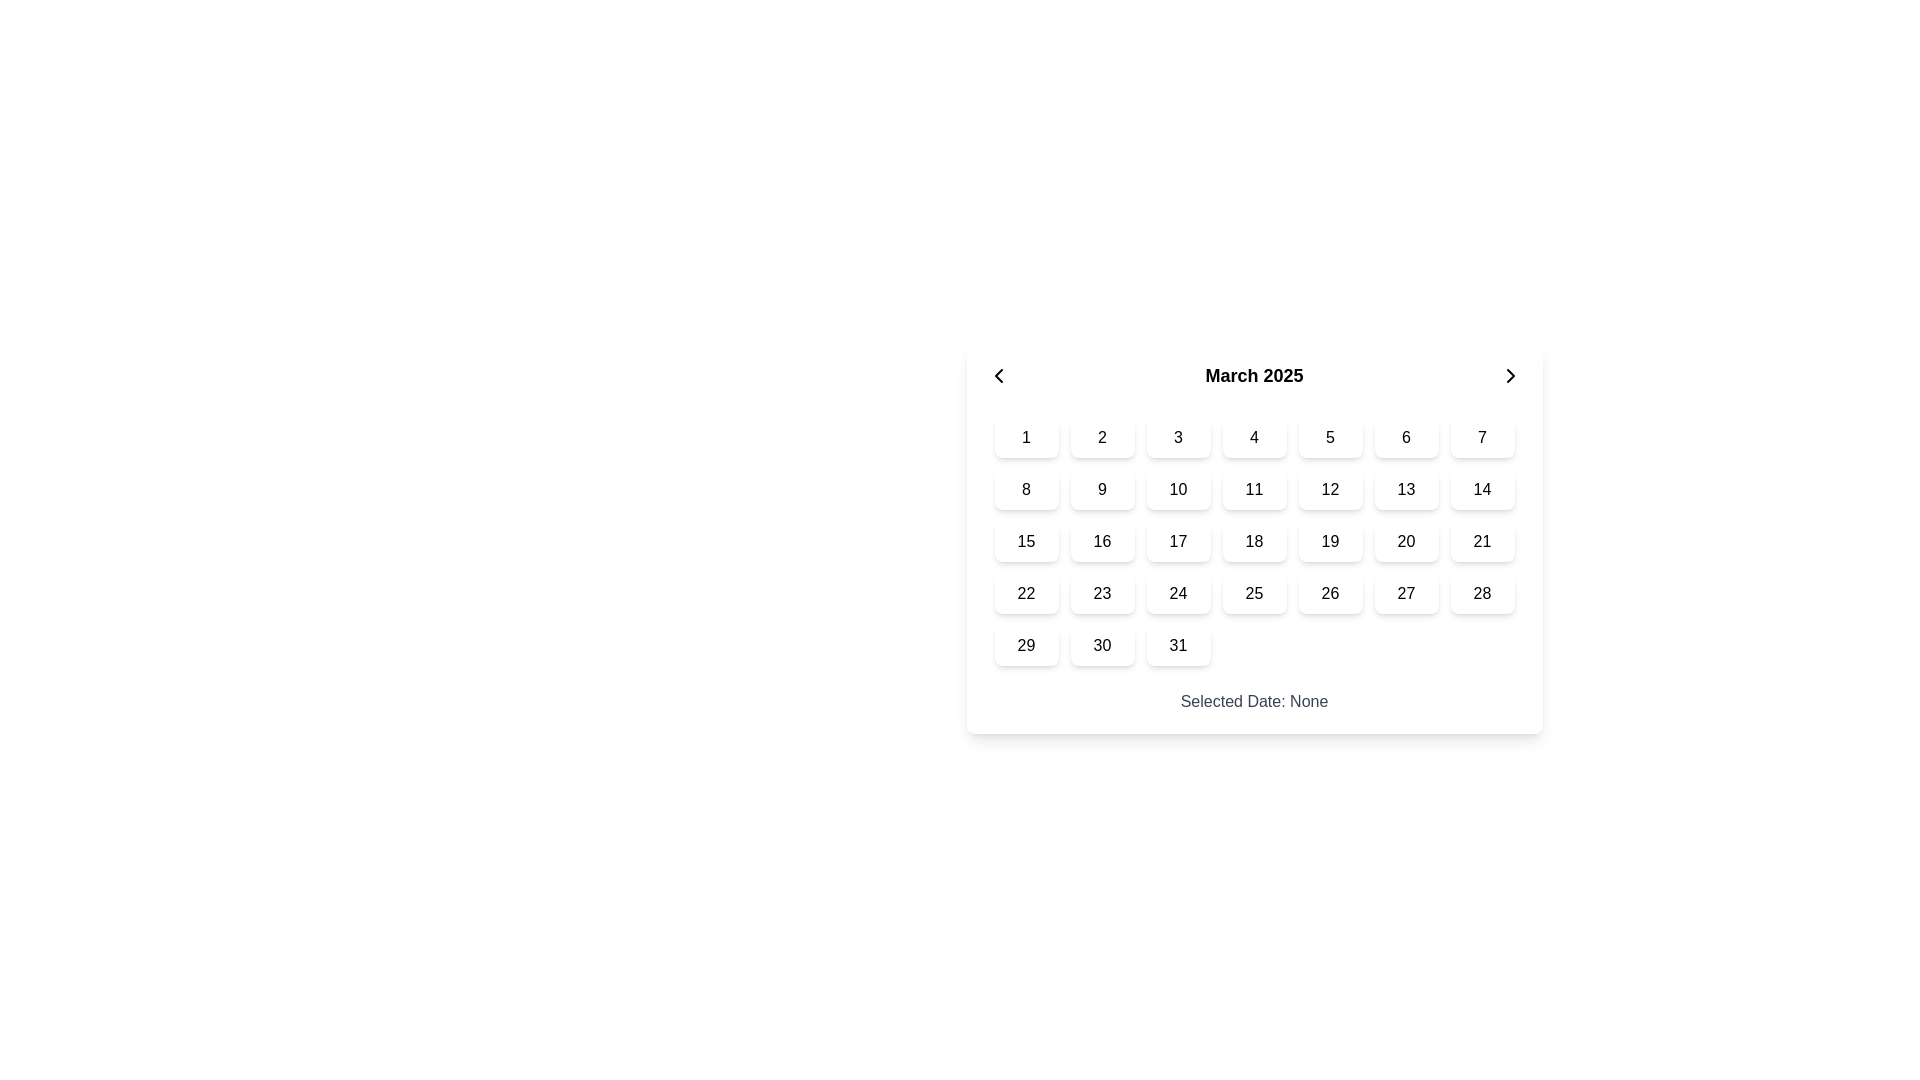  Describe the element at coordinates (1101, 489) in the screenshot. I see `the selectable date button in the calendar interface, which is the second item in the second row of a 7-column grid layout` at that location.